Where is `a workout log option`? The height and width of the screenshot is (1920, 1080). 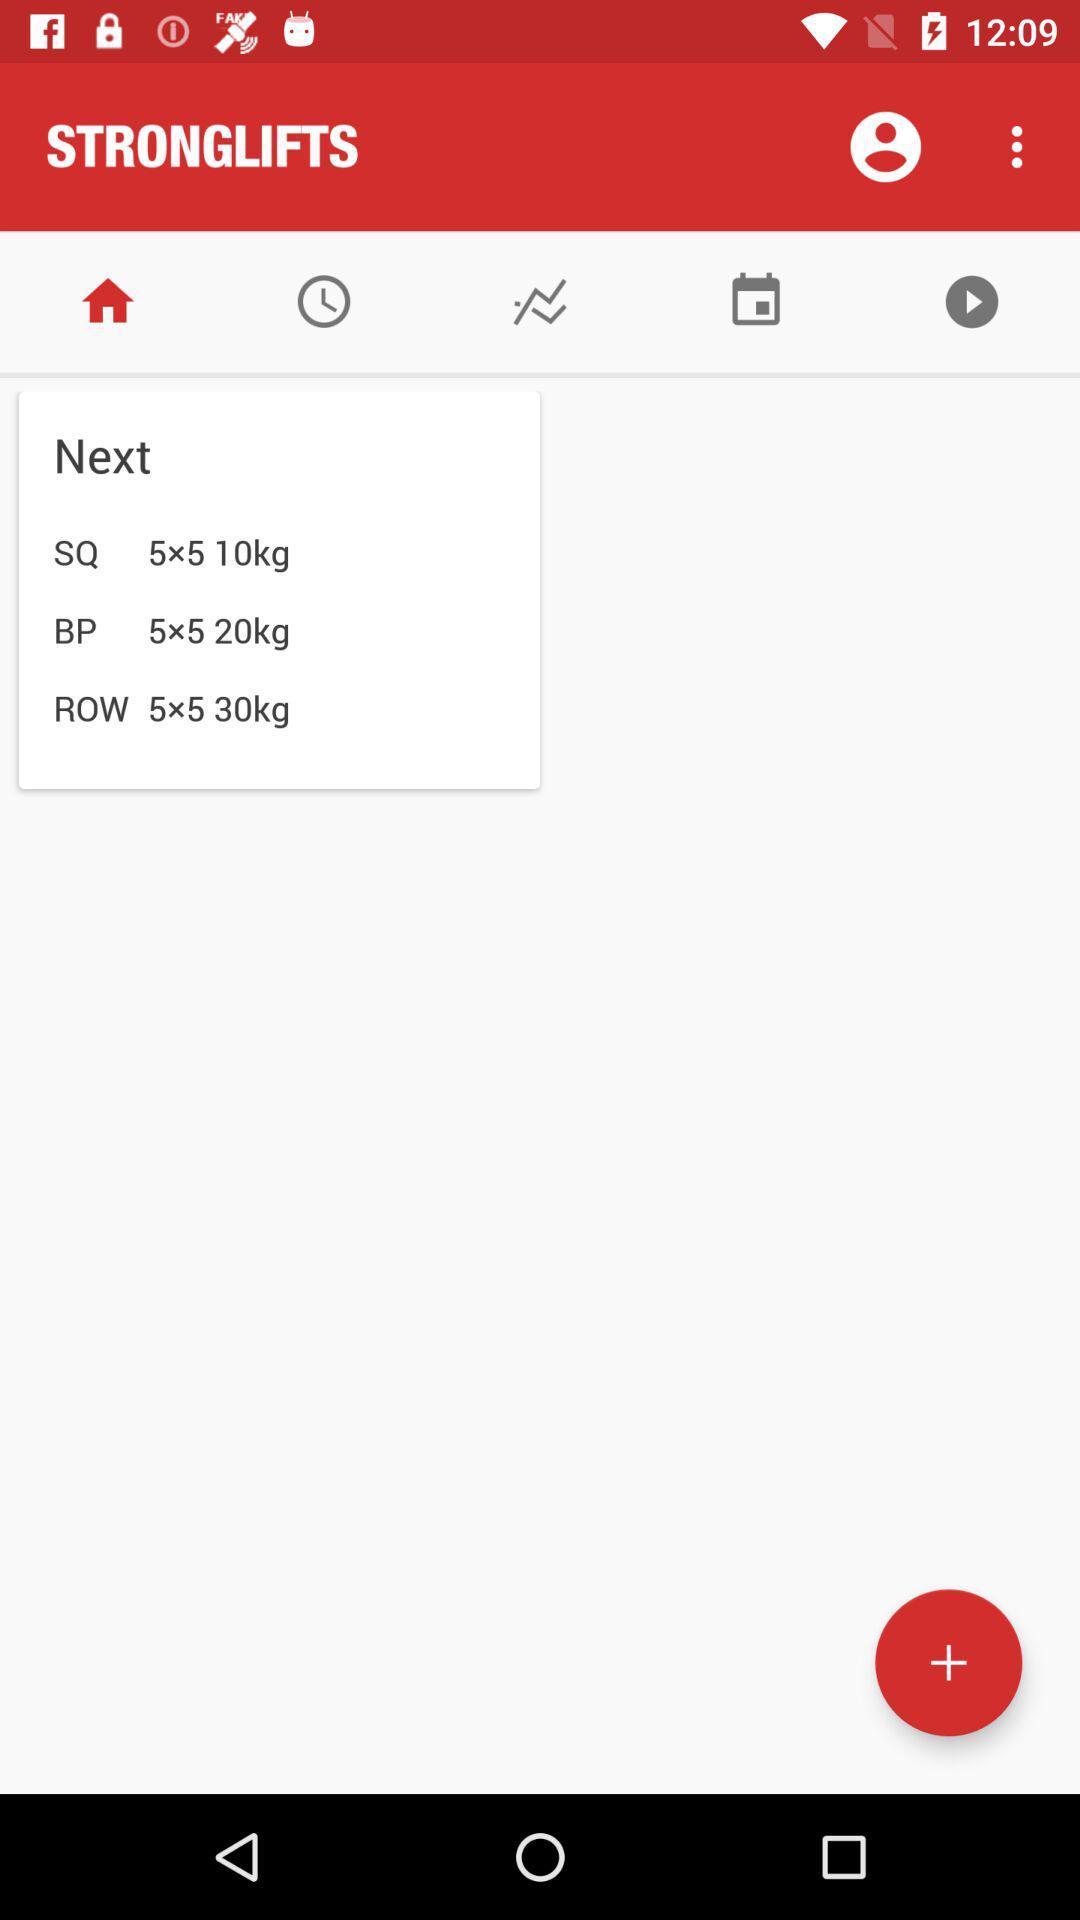 a workout log option is located at coordinates (540, 300).